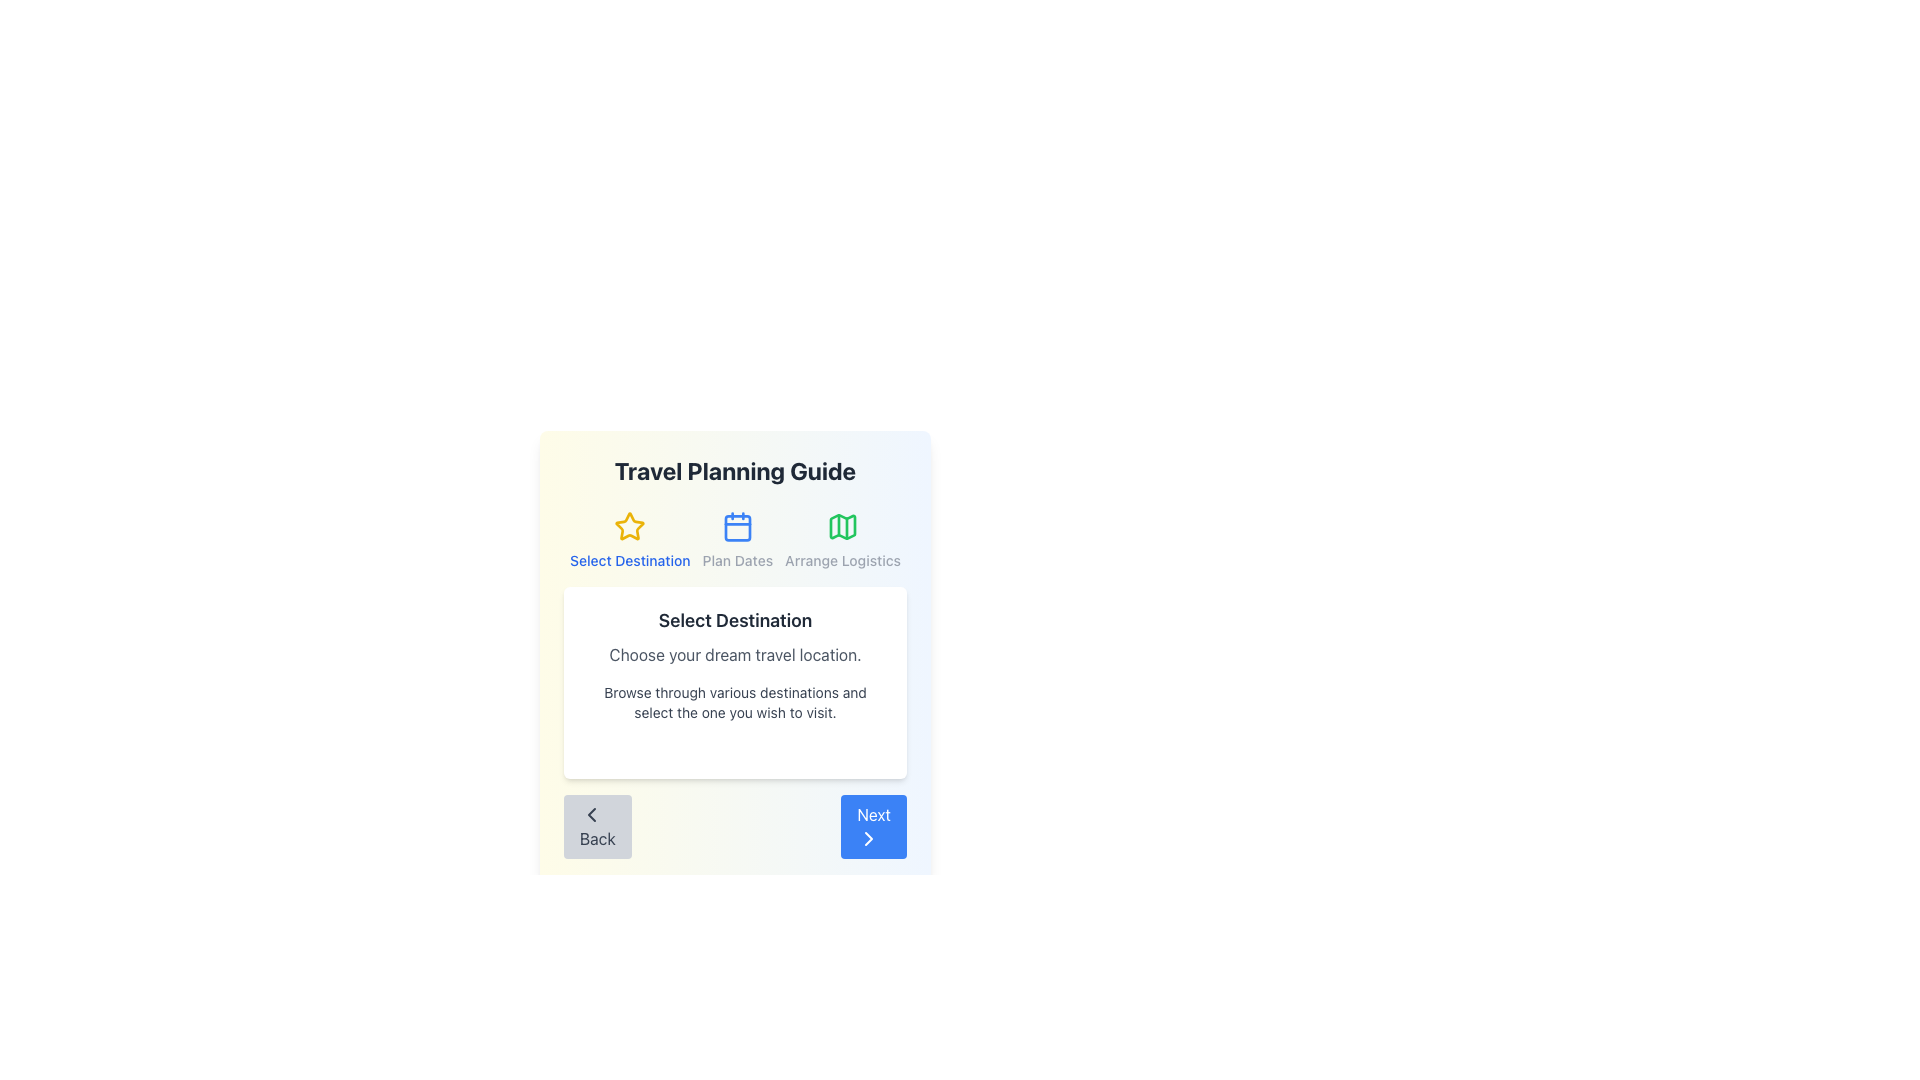 This screenshot has width=1920, height=1080. I want to click on the text label displaying 'Arrange Logistics', which is located below a map icon in the 'Travel Planning Guide' card, so click(843, 560).